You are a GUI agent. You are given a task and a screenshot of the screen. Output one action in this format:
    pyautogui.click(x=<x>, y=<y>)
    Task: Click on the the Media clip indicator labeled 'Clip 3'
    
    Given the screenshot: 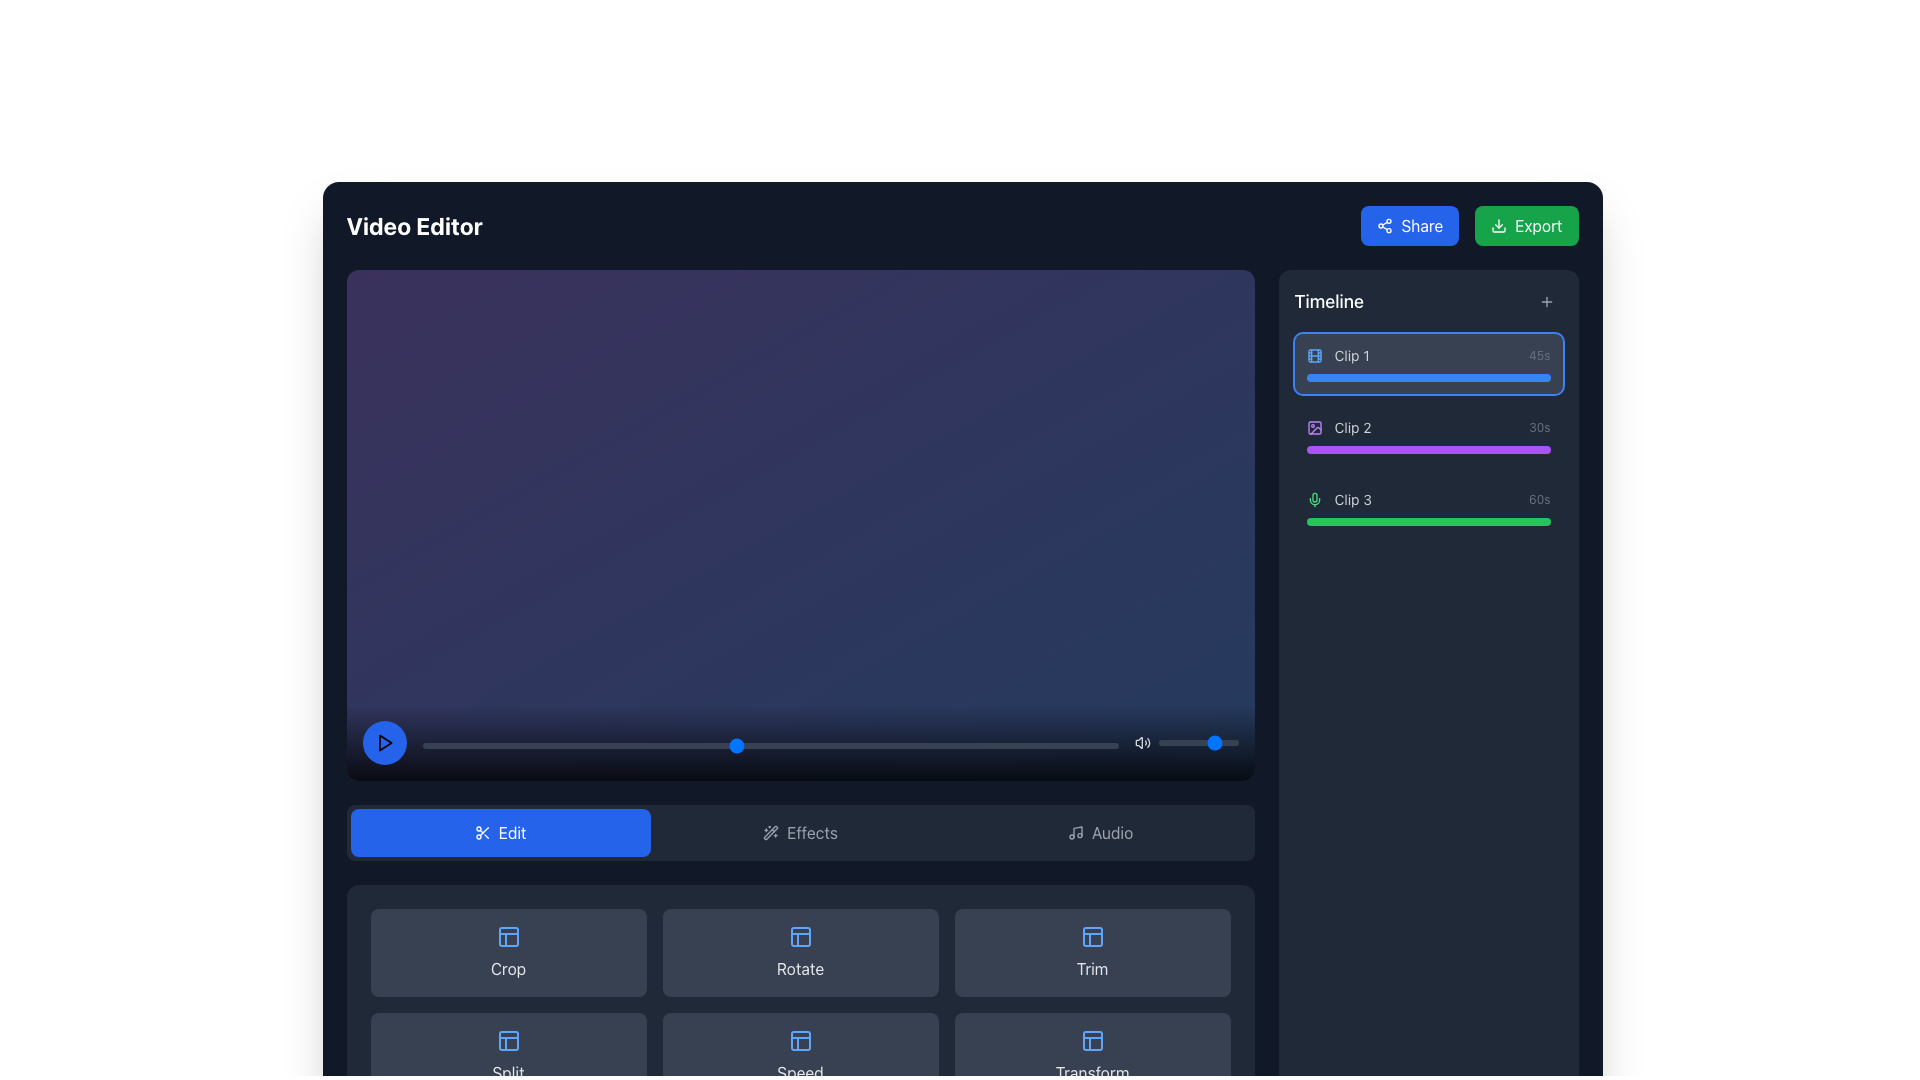 What is the action you would take?
    pyautogui.click(x=1427, y=507)
    